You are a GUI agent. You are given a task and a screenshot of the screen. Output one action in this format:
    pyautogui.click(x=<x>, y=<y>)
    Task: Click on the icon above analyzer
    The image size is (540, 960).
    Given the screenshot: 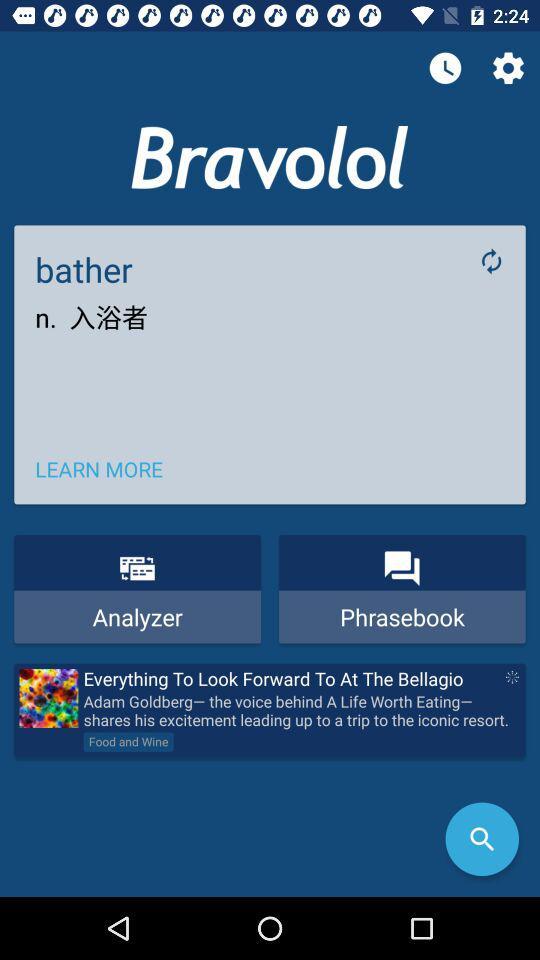 What is the action you would take?
    pyautogui.click(x=136, y=568)
    